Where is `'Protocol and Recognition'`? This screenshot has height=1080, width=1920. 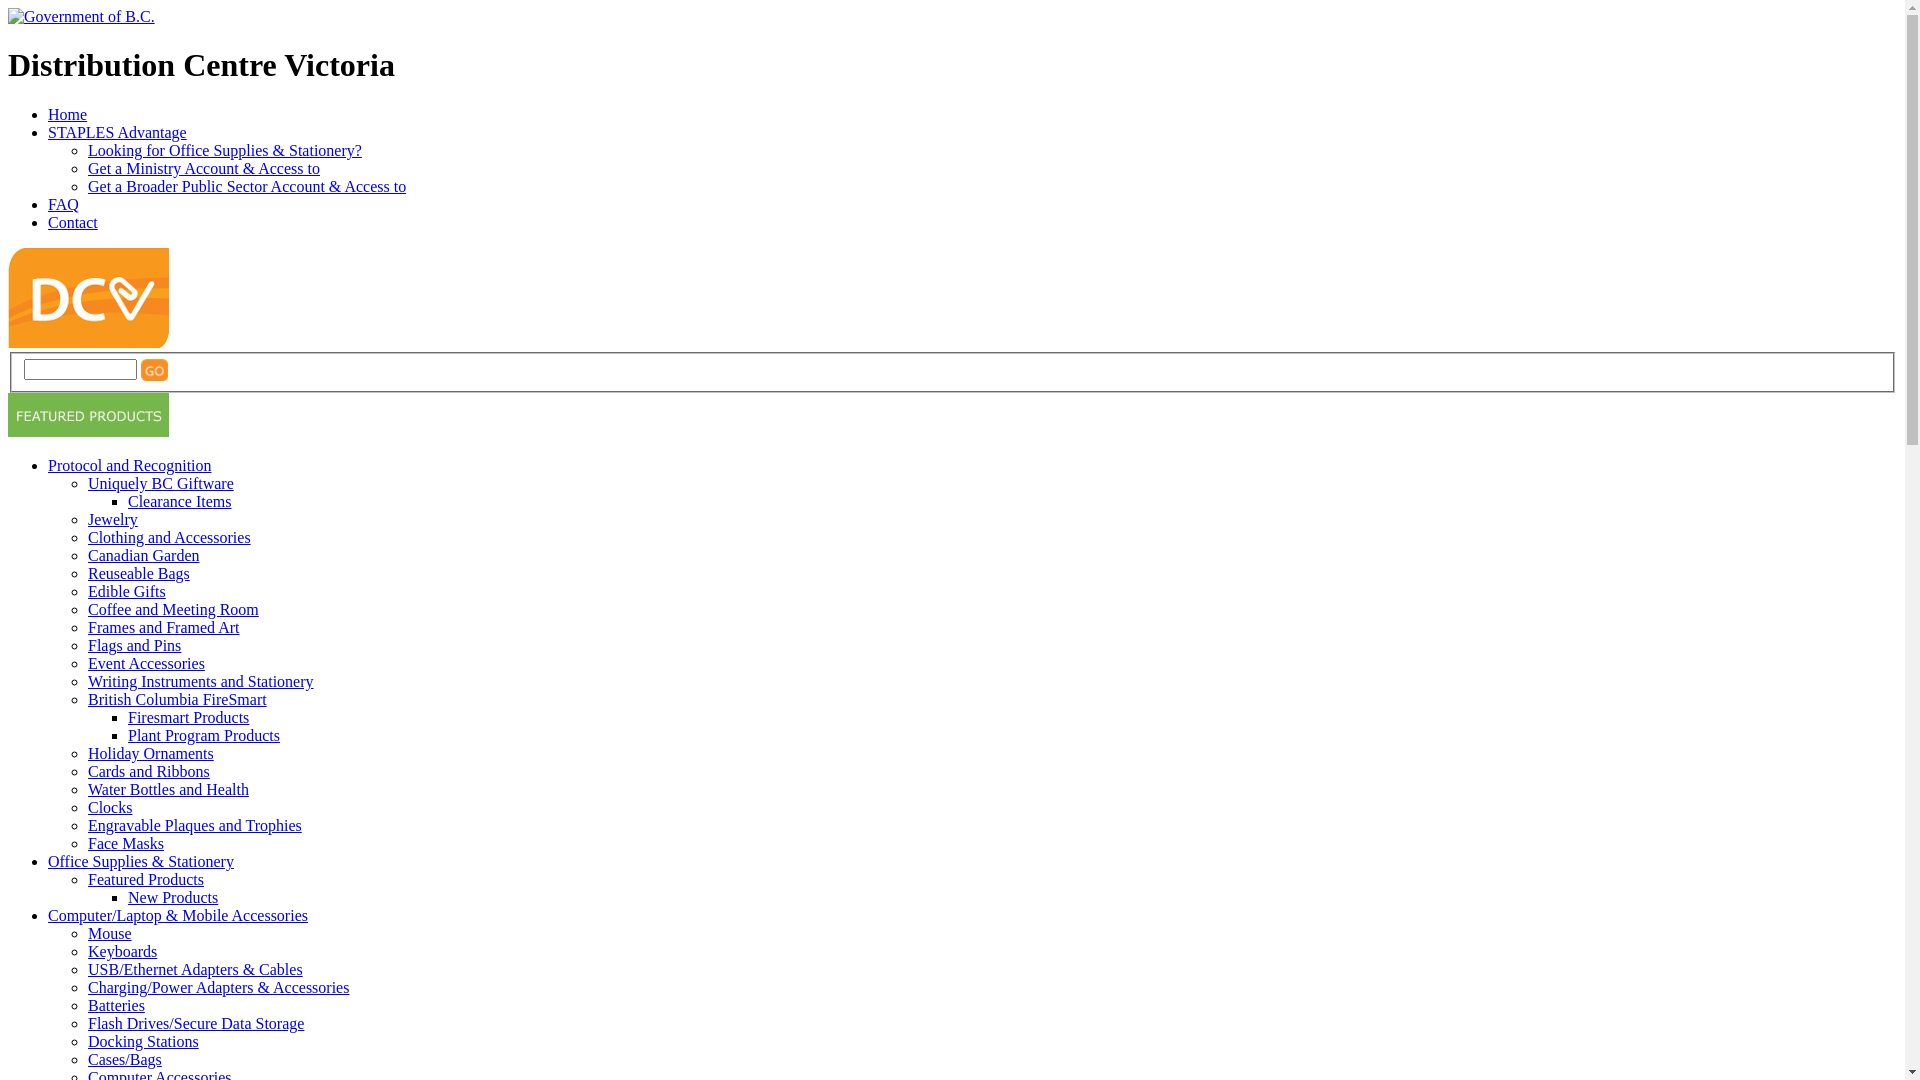 'Protocol and Recognition' is located at coordinates (128, 465).